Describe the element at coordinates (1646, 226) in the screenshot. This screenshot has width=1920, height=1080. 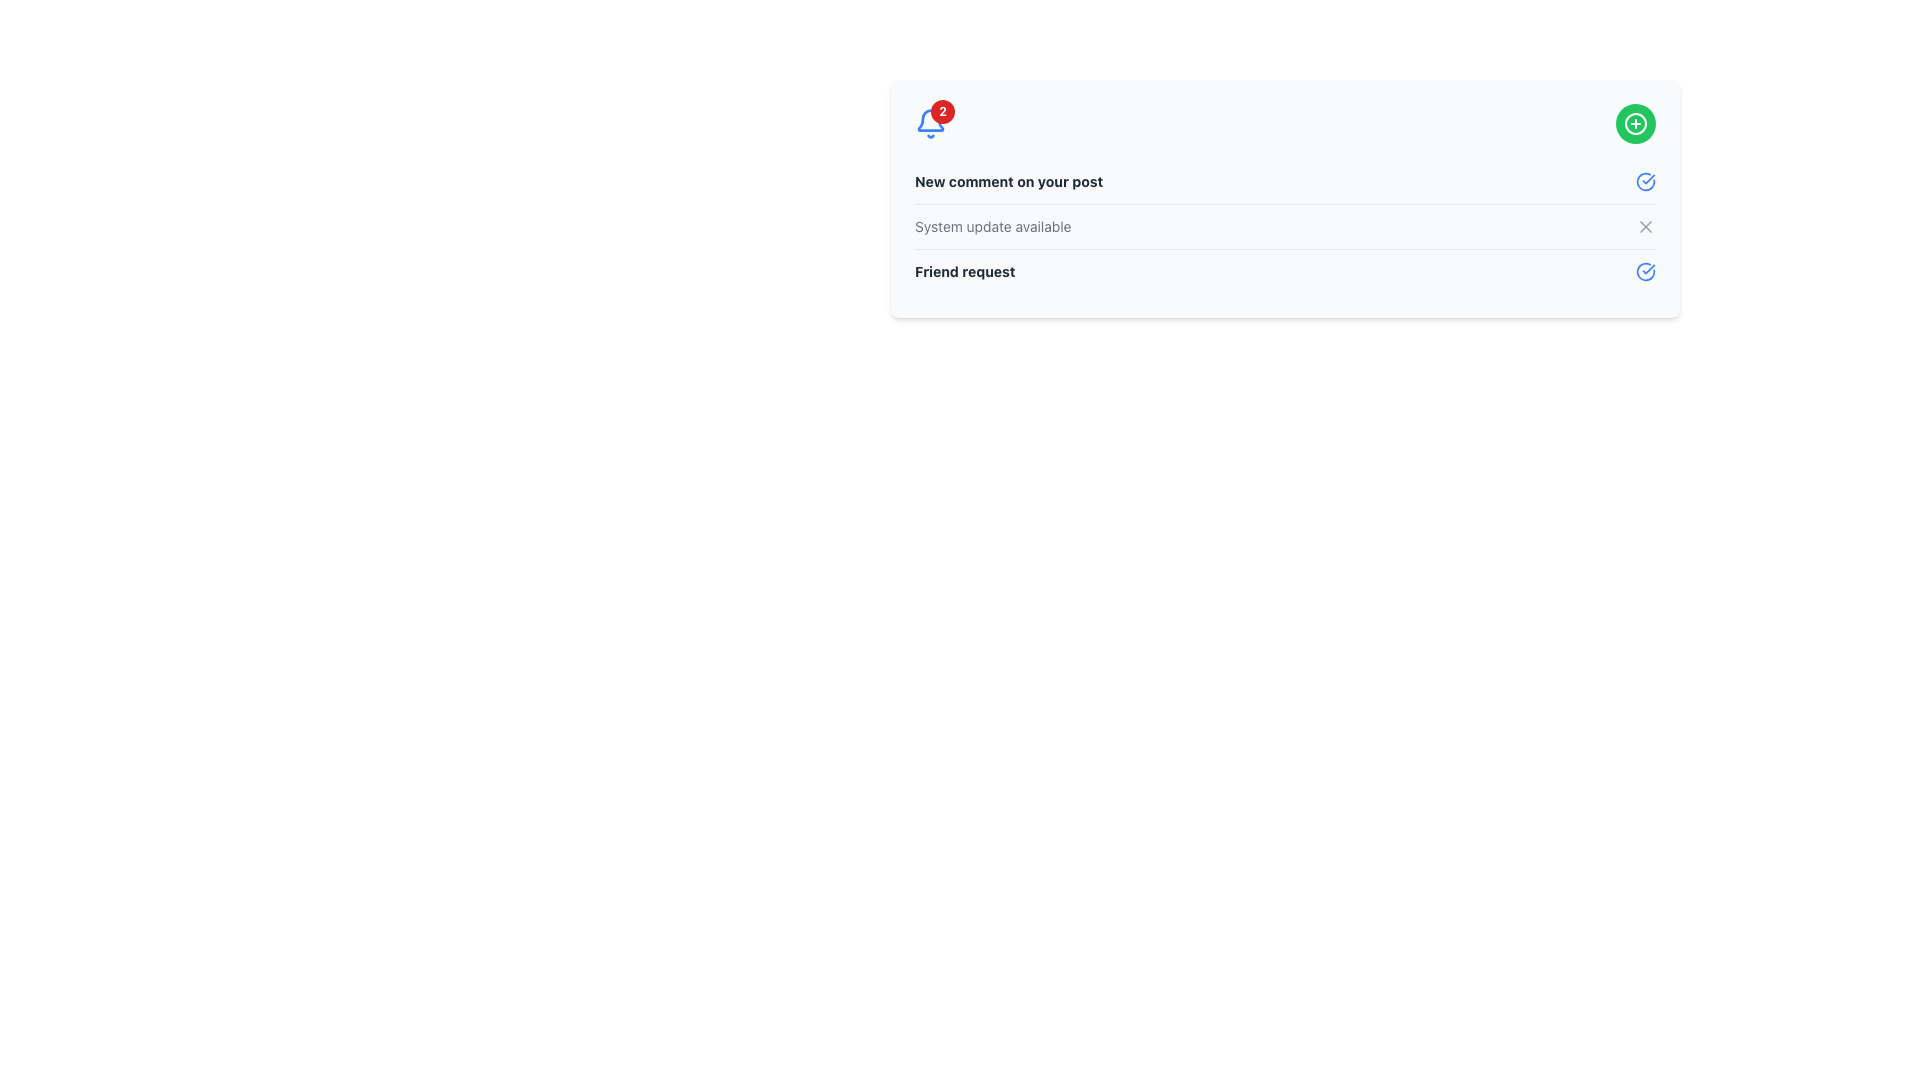
I see `the dismiss icon (X symbol) located at the far right of the 'System update available' notification` at that location.